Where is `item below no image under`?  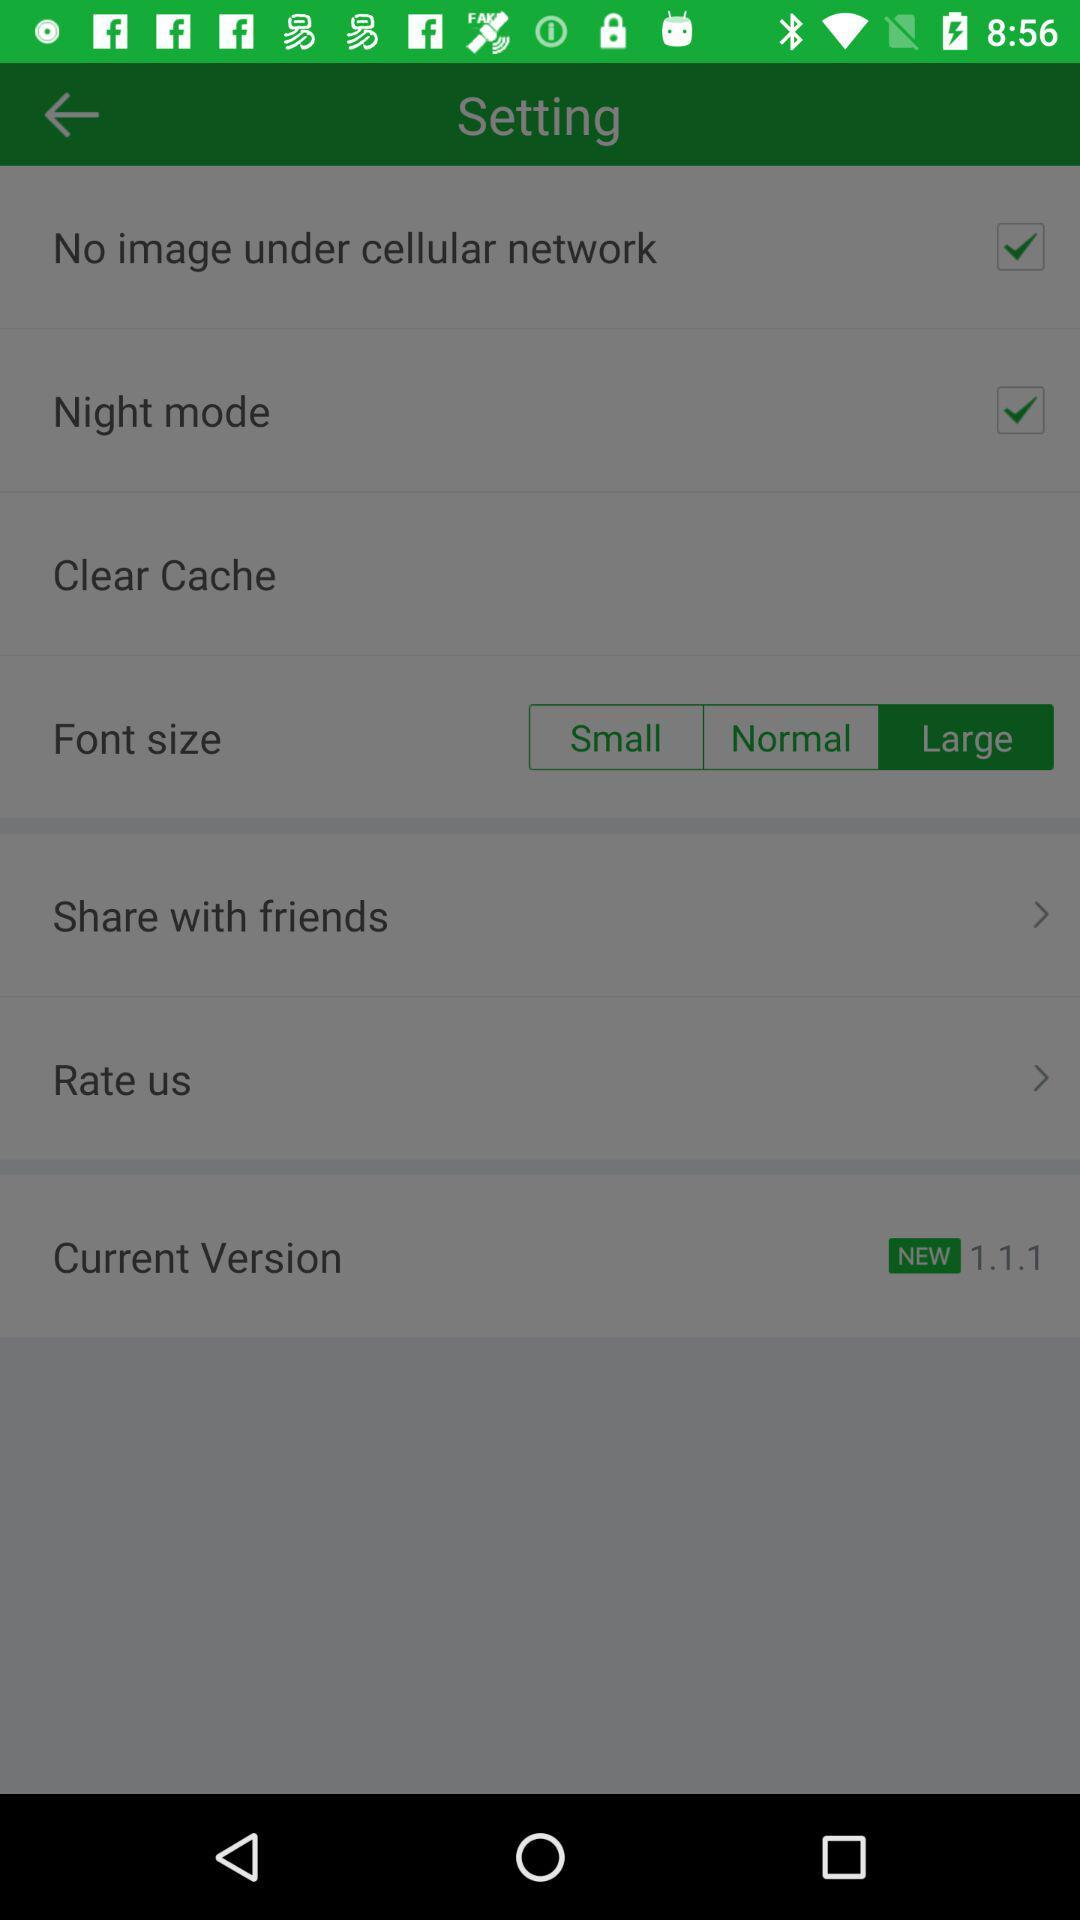
item below no image under is located at coordinates (1020, 409).